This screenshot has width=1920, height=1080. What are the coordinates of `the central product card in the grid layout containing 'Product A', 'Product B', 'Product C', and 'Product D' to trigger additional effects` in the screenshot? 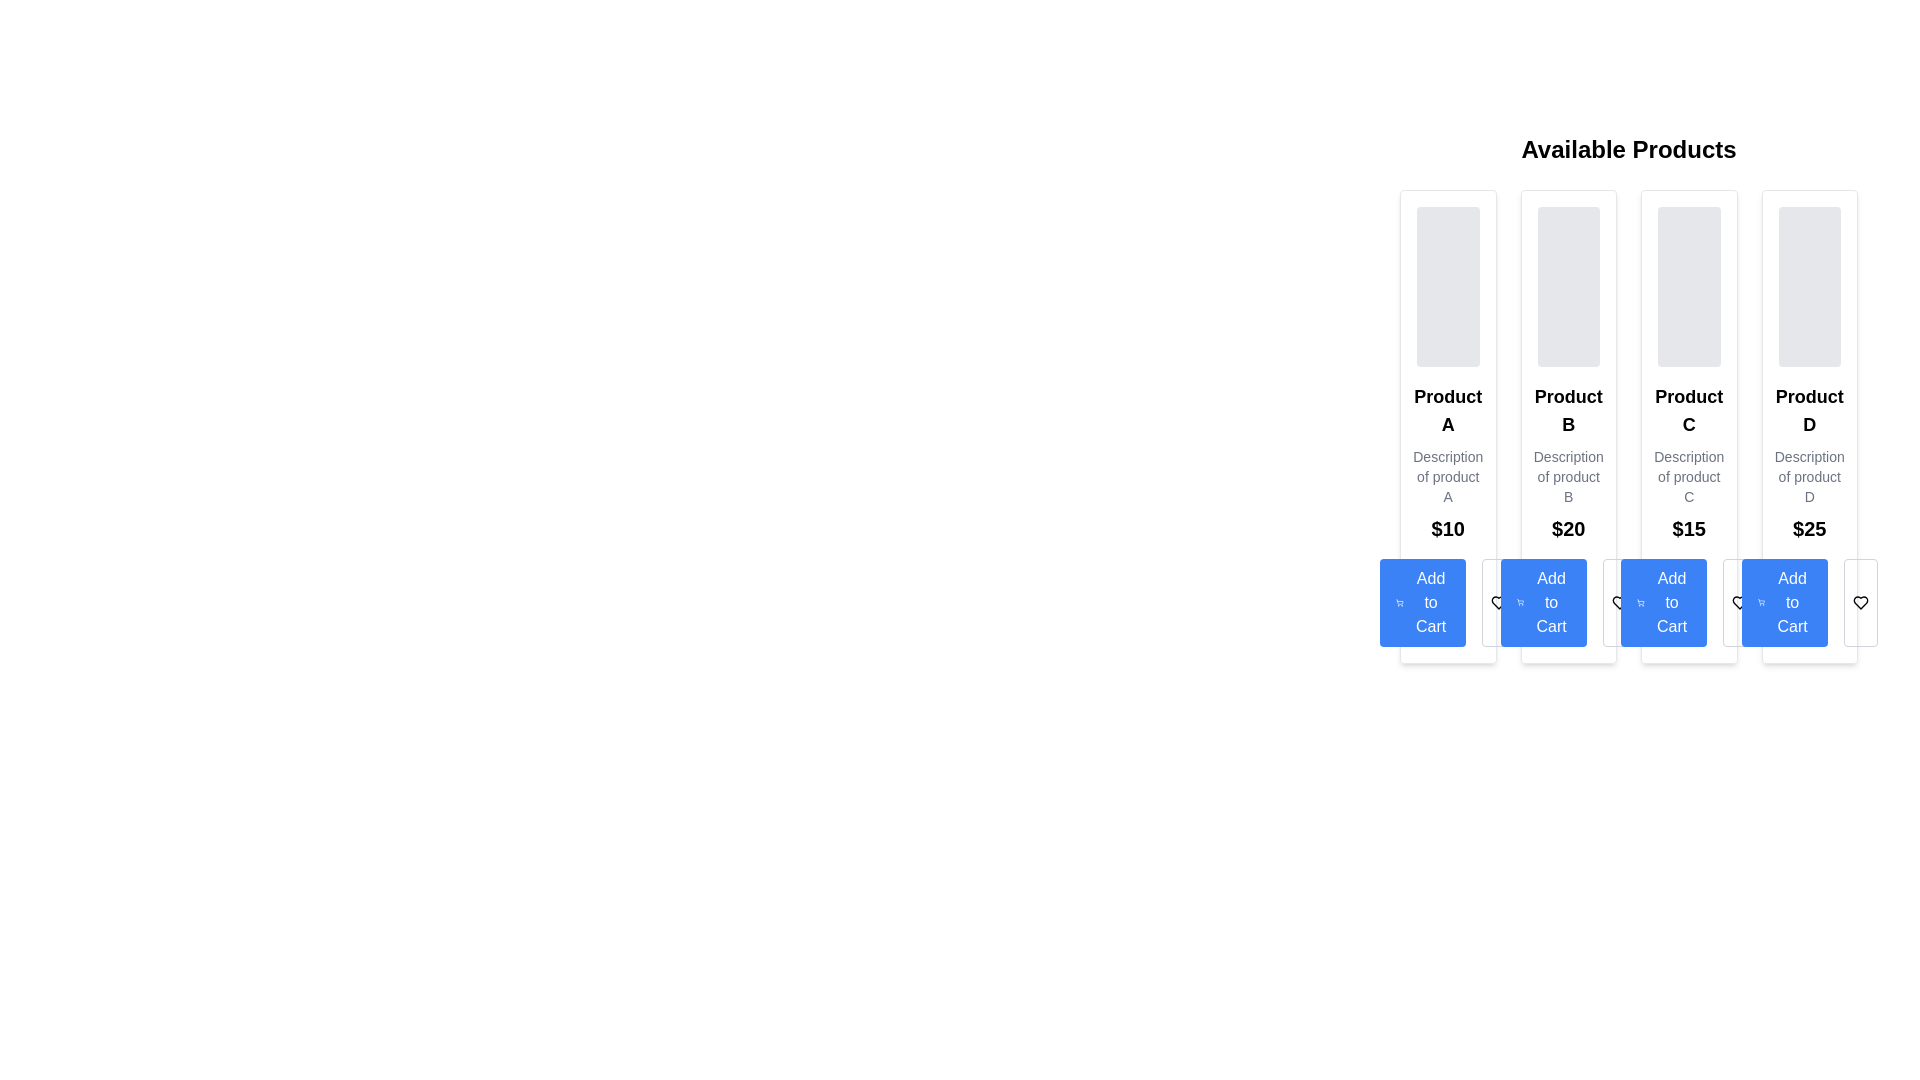 It's located at (1628, 426).